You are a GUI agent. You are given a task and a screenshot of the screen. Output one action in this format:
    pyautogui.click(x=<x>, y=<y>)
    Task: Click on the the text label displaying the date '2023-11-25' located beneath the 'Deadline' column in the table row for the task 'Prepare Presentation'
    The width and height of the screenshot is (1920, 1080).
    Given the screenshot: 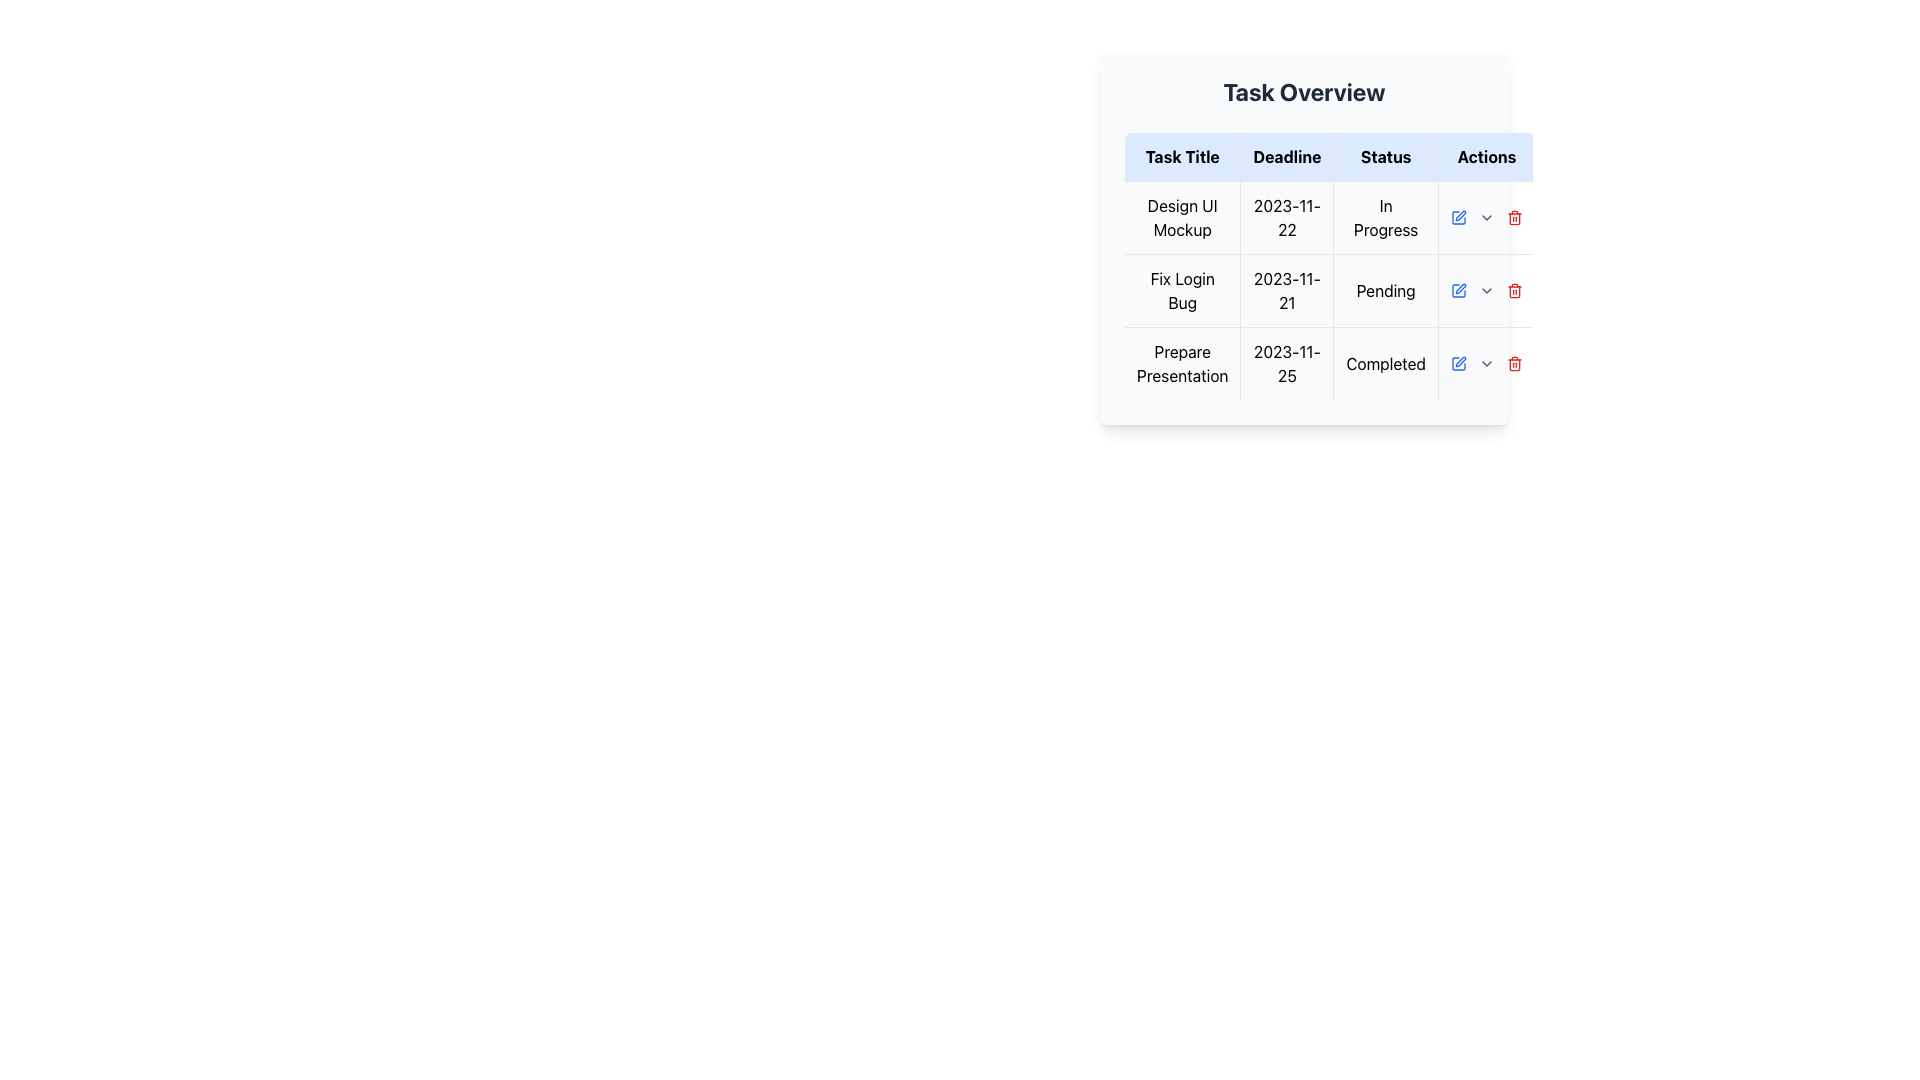 What is the action you would take?
    pyautogui.click(x=1287, y=363)
    